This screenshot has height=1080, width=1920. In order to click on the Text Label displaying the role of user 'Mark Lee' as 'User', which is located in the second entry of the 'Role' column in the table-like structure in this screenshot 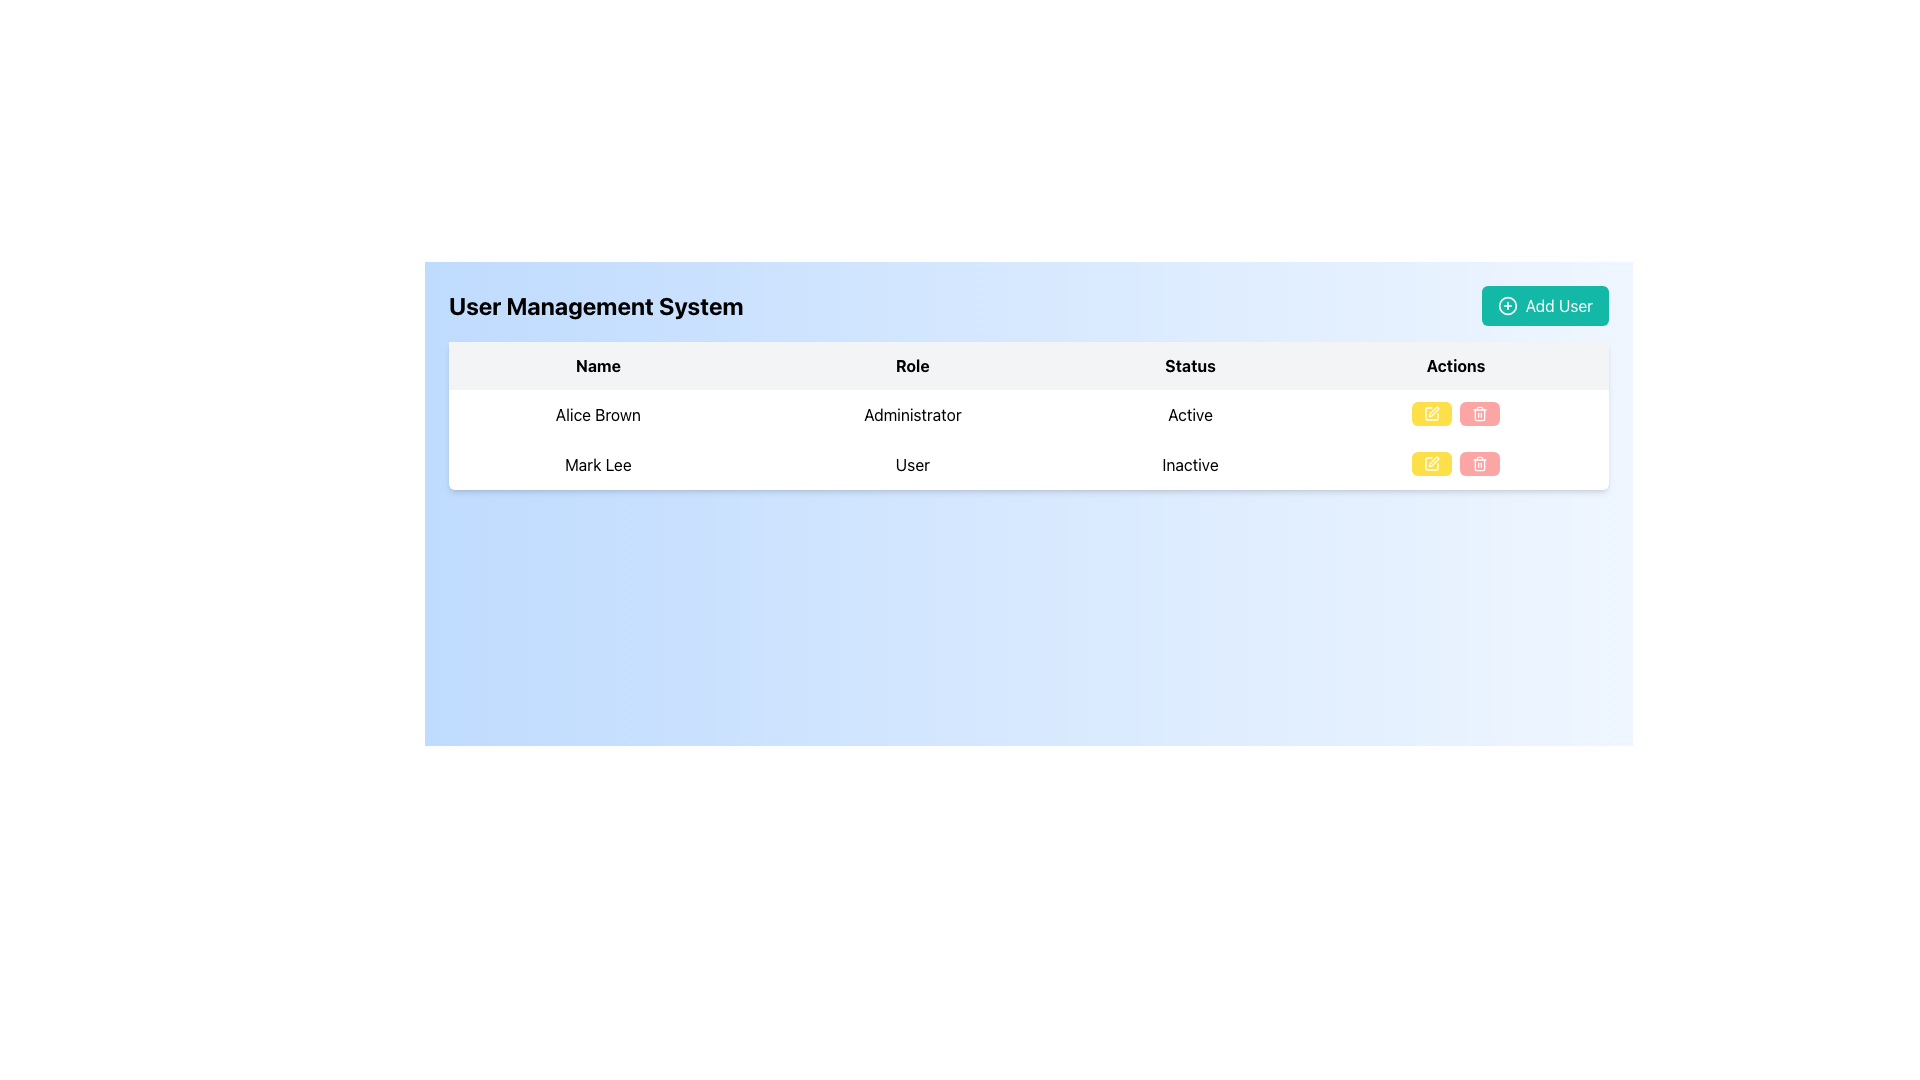, I will do `click(911, 465)`.